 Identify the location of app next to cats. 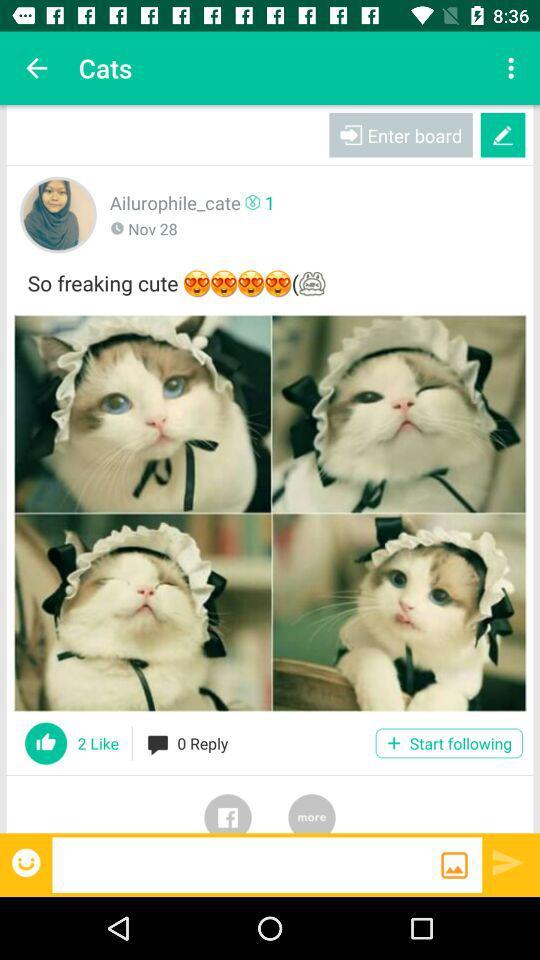
(513, 68).